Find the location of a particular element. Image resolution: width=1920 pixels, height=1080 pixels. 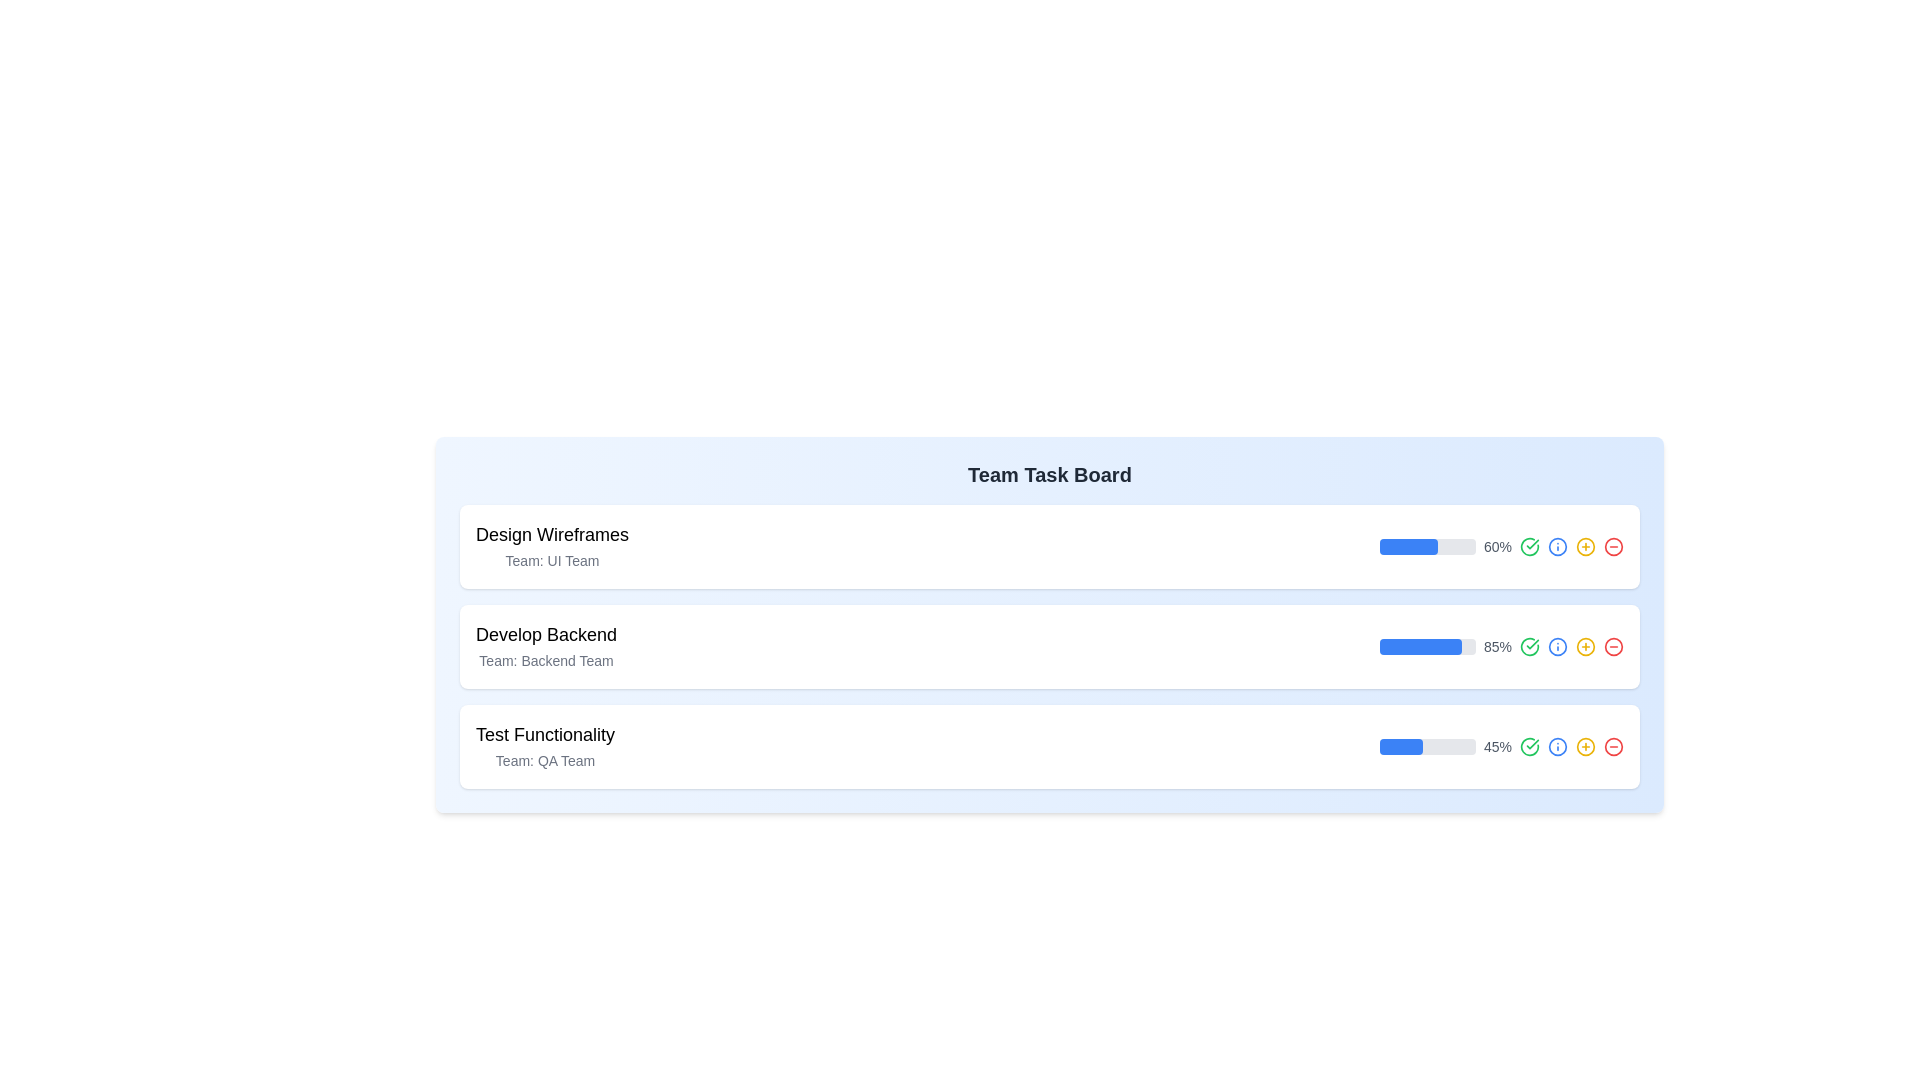

the fifth icon button in the horizontal row of status icons for the 'Design Wireframes' task is located at coordinates (1613, 547).